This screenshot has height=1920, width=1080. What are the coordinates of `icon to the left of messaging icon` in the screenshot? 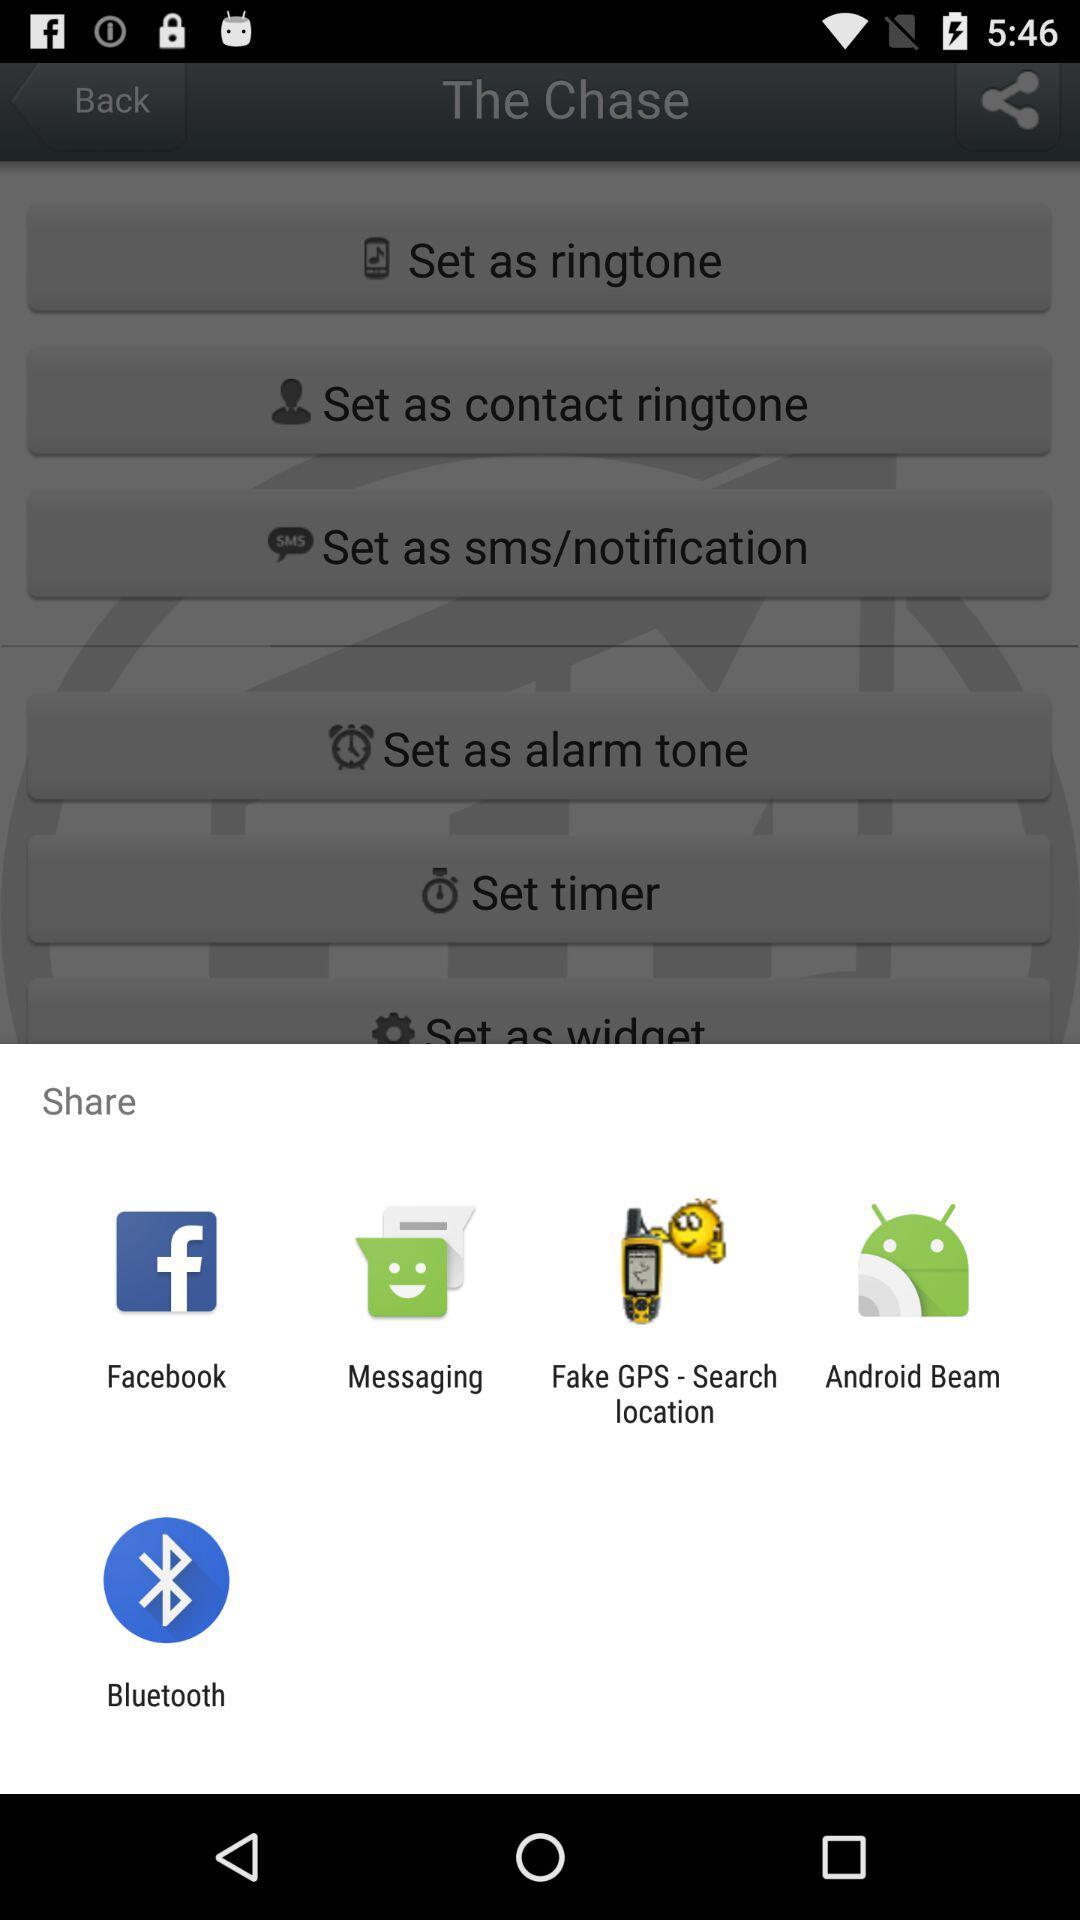 It's located at (165, 1392).